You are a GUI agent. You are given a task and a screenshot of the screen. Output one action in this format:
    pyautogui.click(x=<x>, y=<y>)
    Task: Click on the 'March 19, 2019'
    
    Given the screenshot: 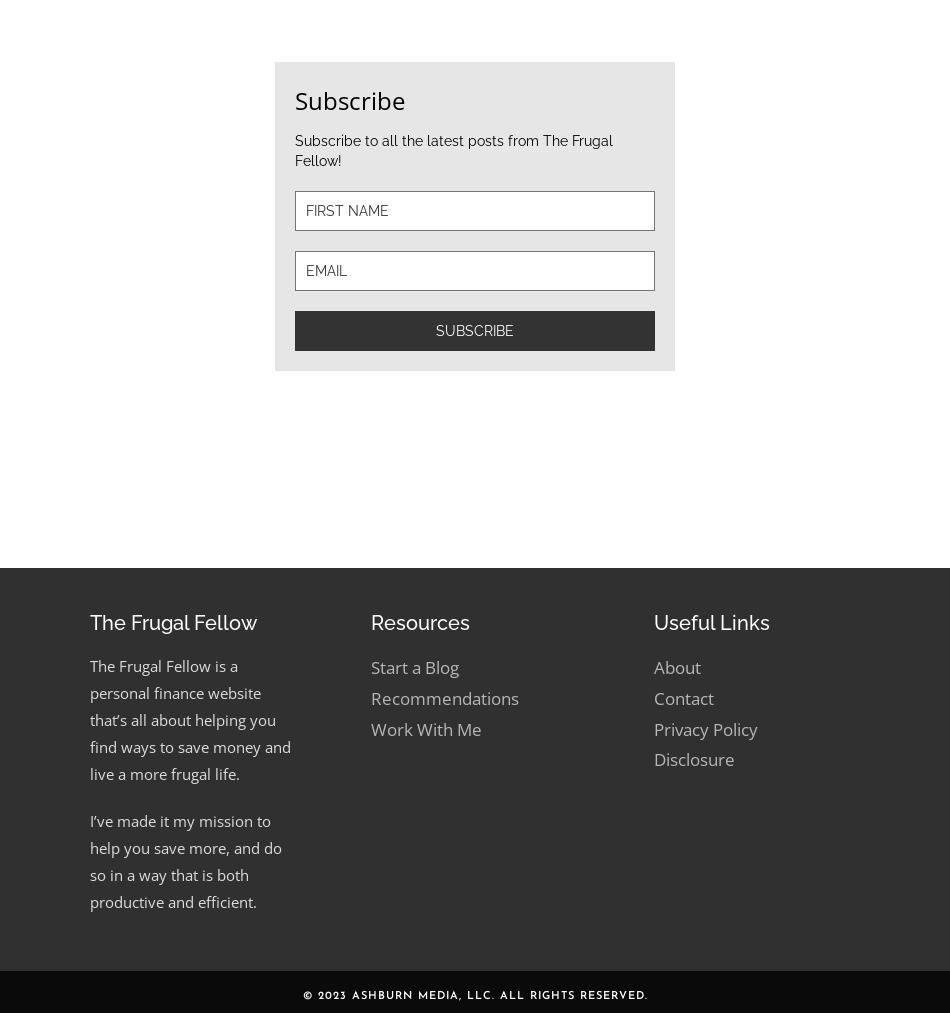 What is the action you would take?
    pyautogui.click(x=738, y=489)
    